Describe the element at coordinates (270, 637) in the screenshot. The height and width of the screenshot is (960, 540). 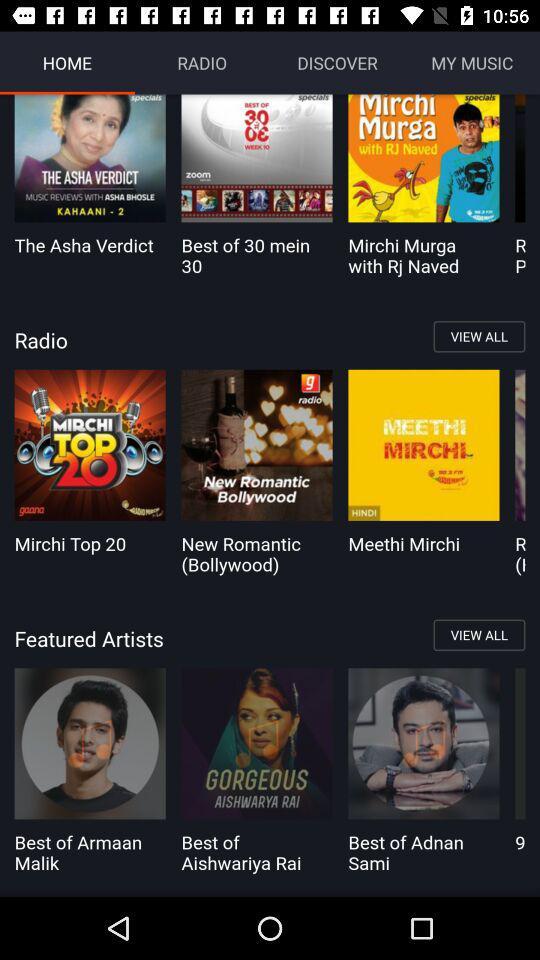
I see `the featured artists item` at that location.